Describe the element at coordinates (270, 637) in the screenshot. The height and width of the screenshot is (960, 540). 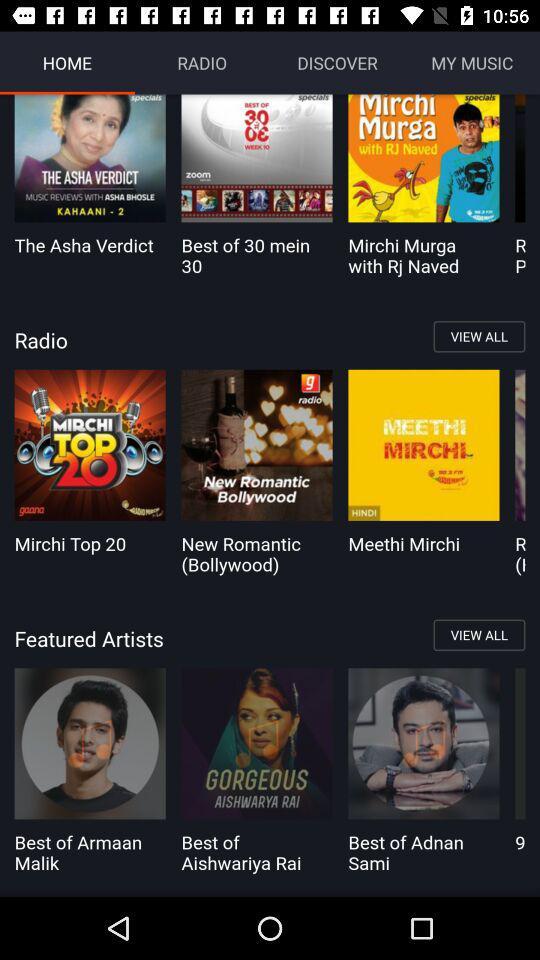
I see `the featured artists item` at that location.